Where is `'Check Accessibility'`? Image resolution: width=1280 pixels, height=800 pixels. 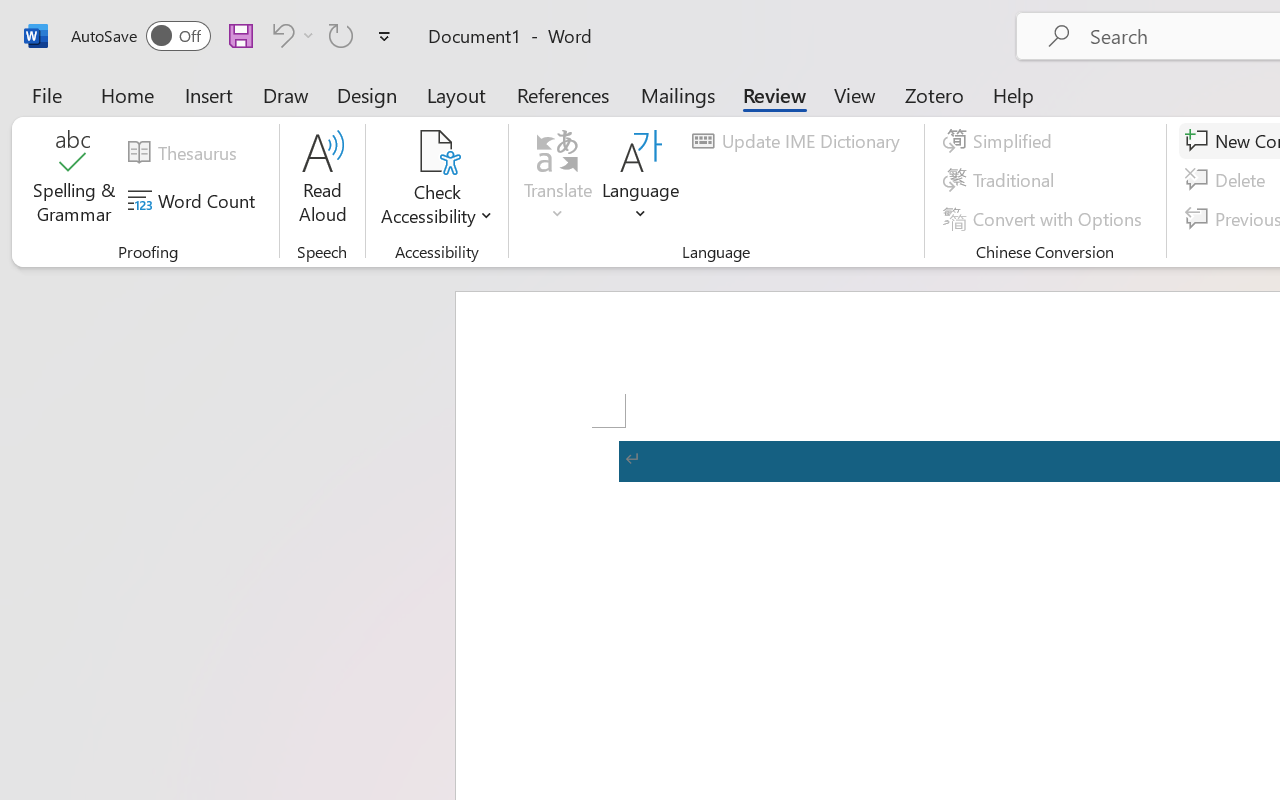 'Check Accessibility' is located at coordinates (436, 151).